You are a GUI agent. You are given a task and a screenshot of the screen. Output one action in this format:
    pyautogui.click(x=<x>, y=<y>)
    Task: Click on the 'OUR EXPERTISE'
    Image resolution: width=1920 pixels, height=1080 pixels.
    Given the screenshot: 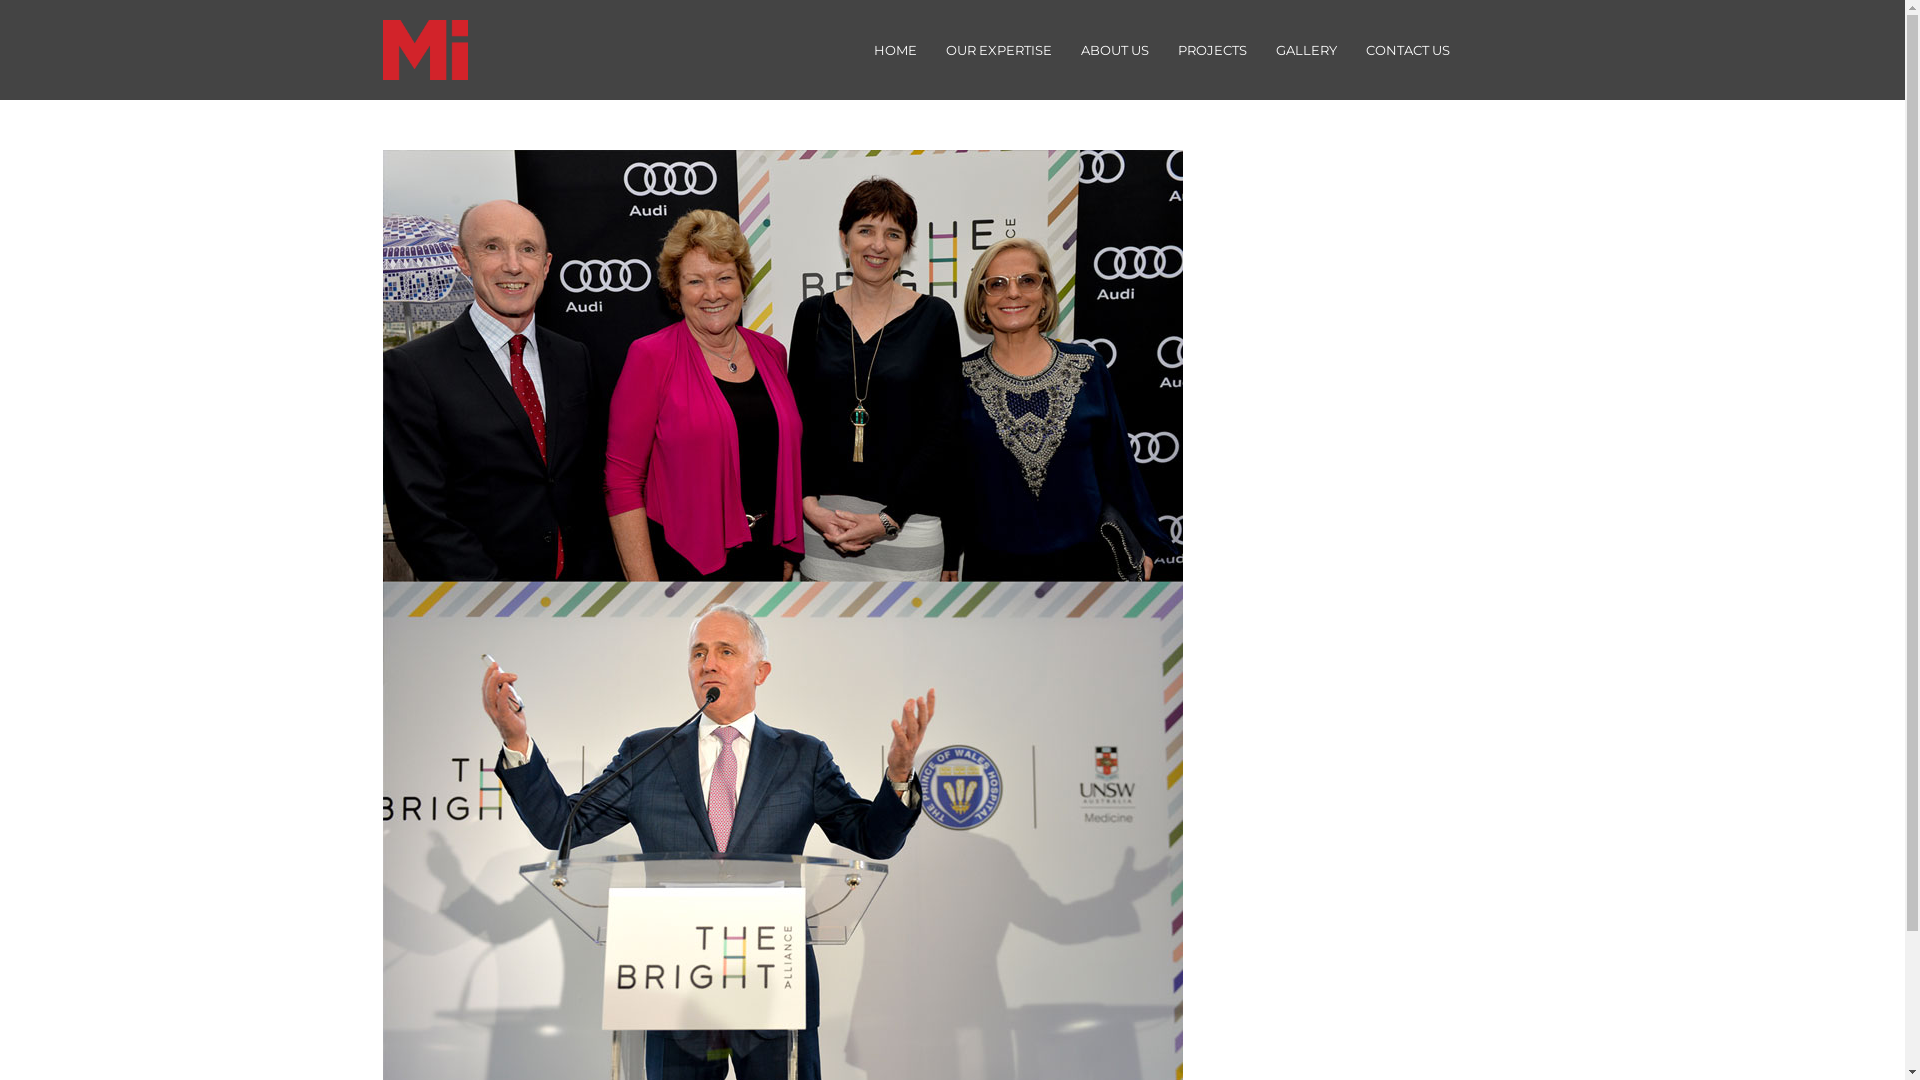 What is the action you would take?
    pyautogui.click(x=998, y=49)
    